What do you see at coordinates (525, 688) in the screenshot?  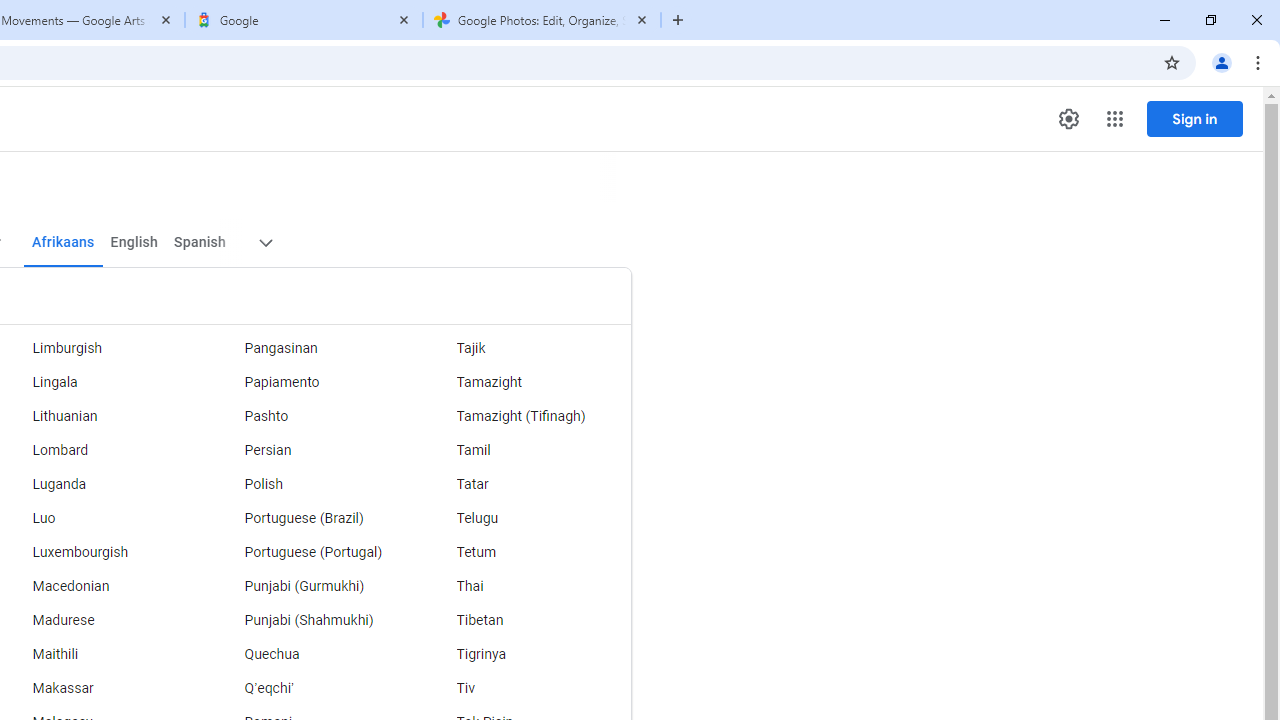 I see `'Tiv'` at bounding box center [525, 688].